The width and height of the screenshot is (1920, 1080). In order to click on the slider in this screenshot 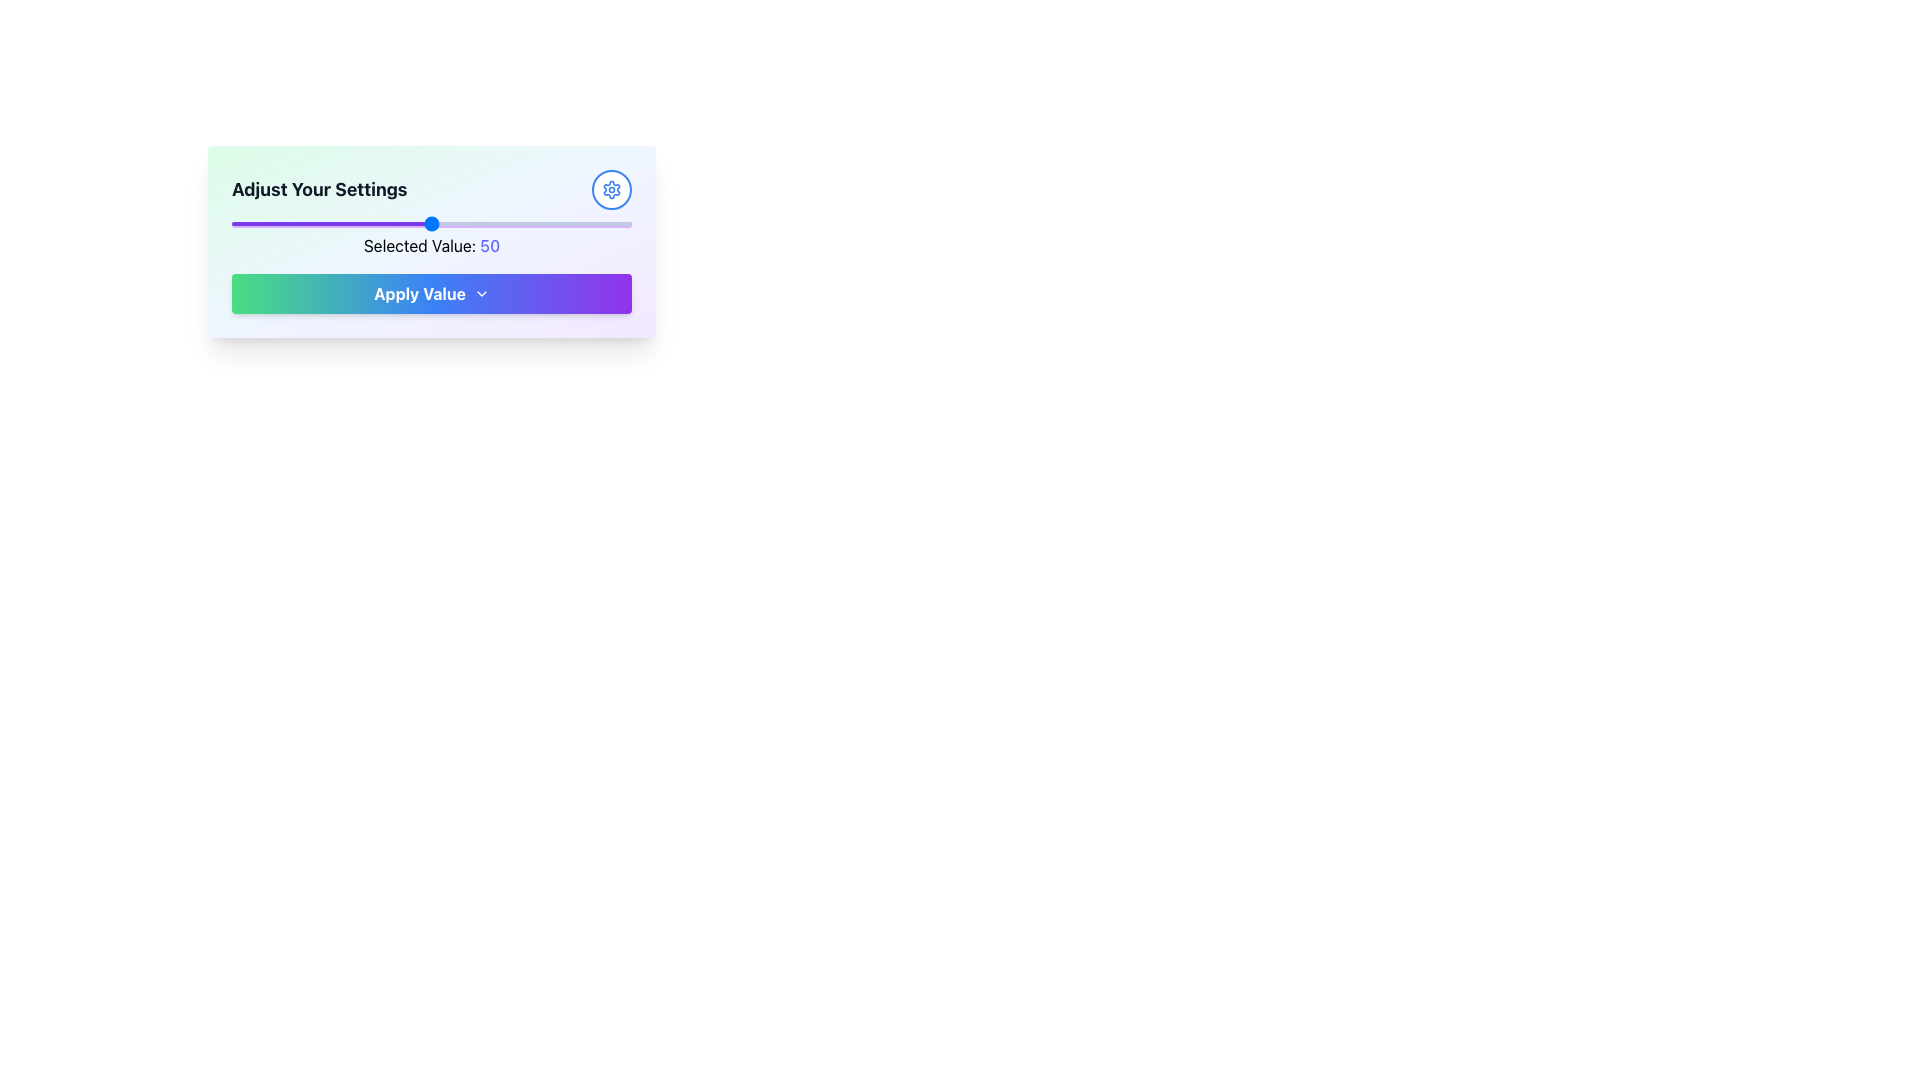, I will do `click(556, 223)`.